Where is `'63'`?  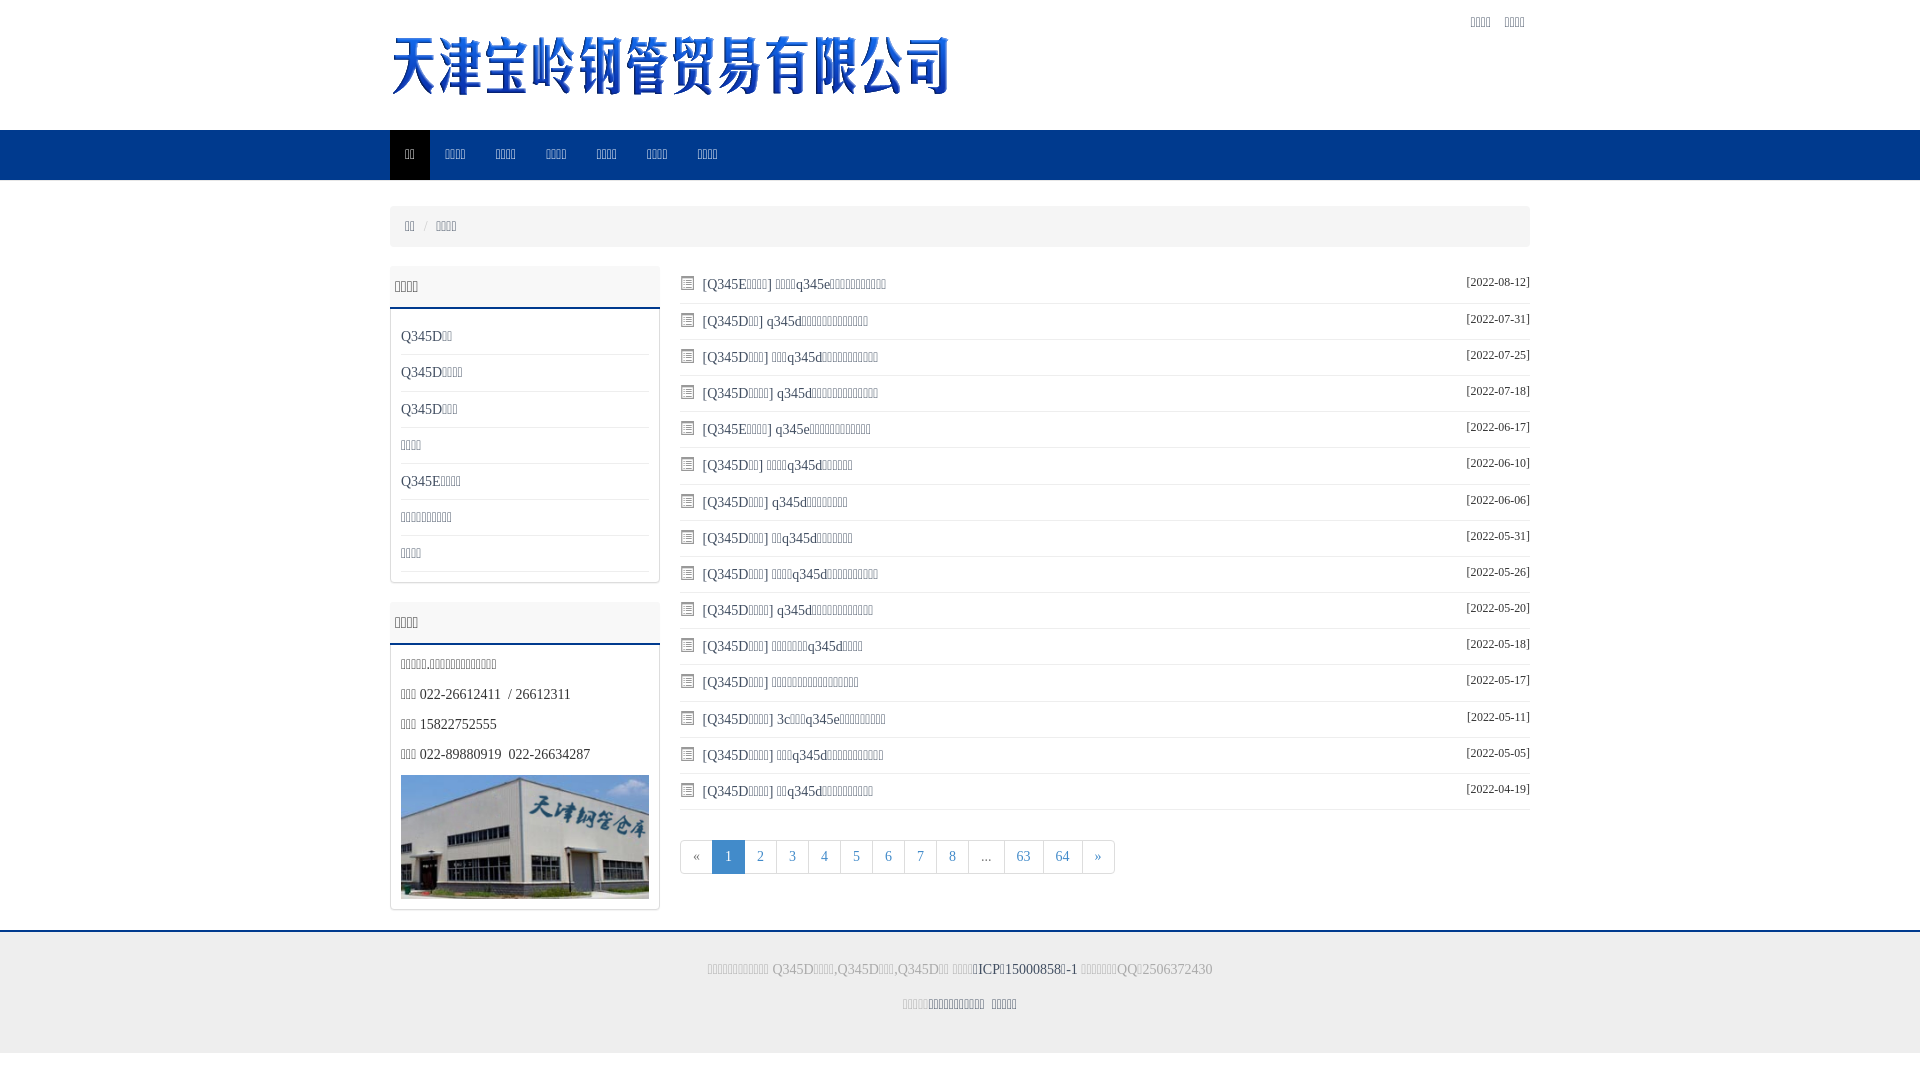
'63' is located at coordinates (1023, 855).